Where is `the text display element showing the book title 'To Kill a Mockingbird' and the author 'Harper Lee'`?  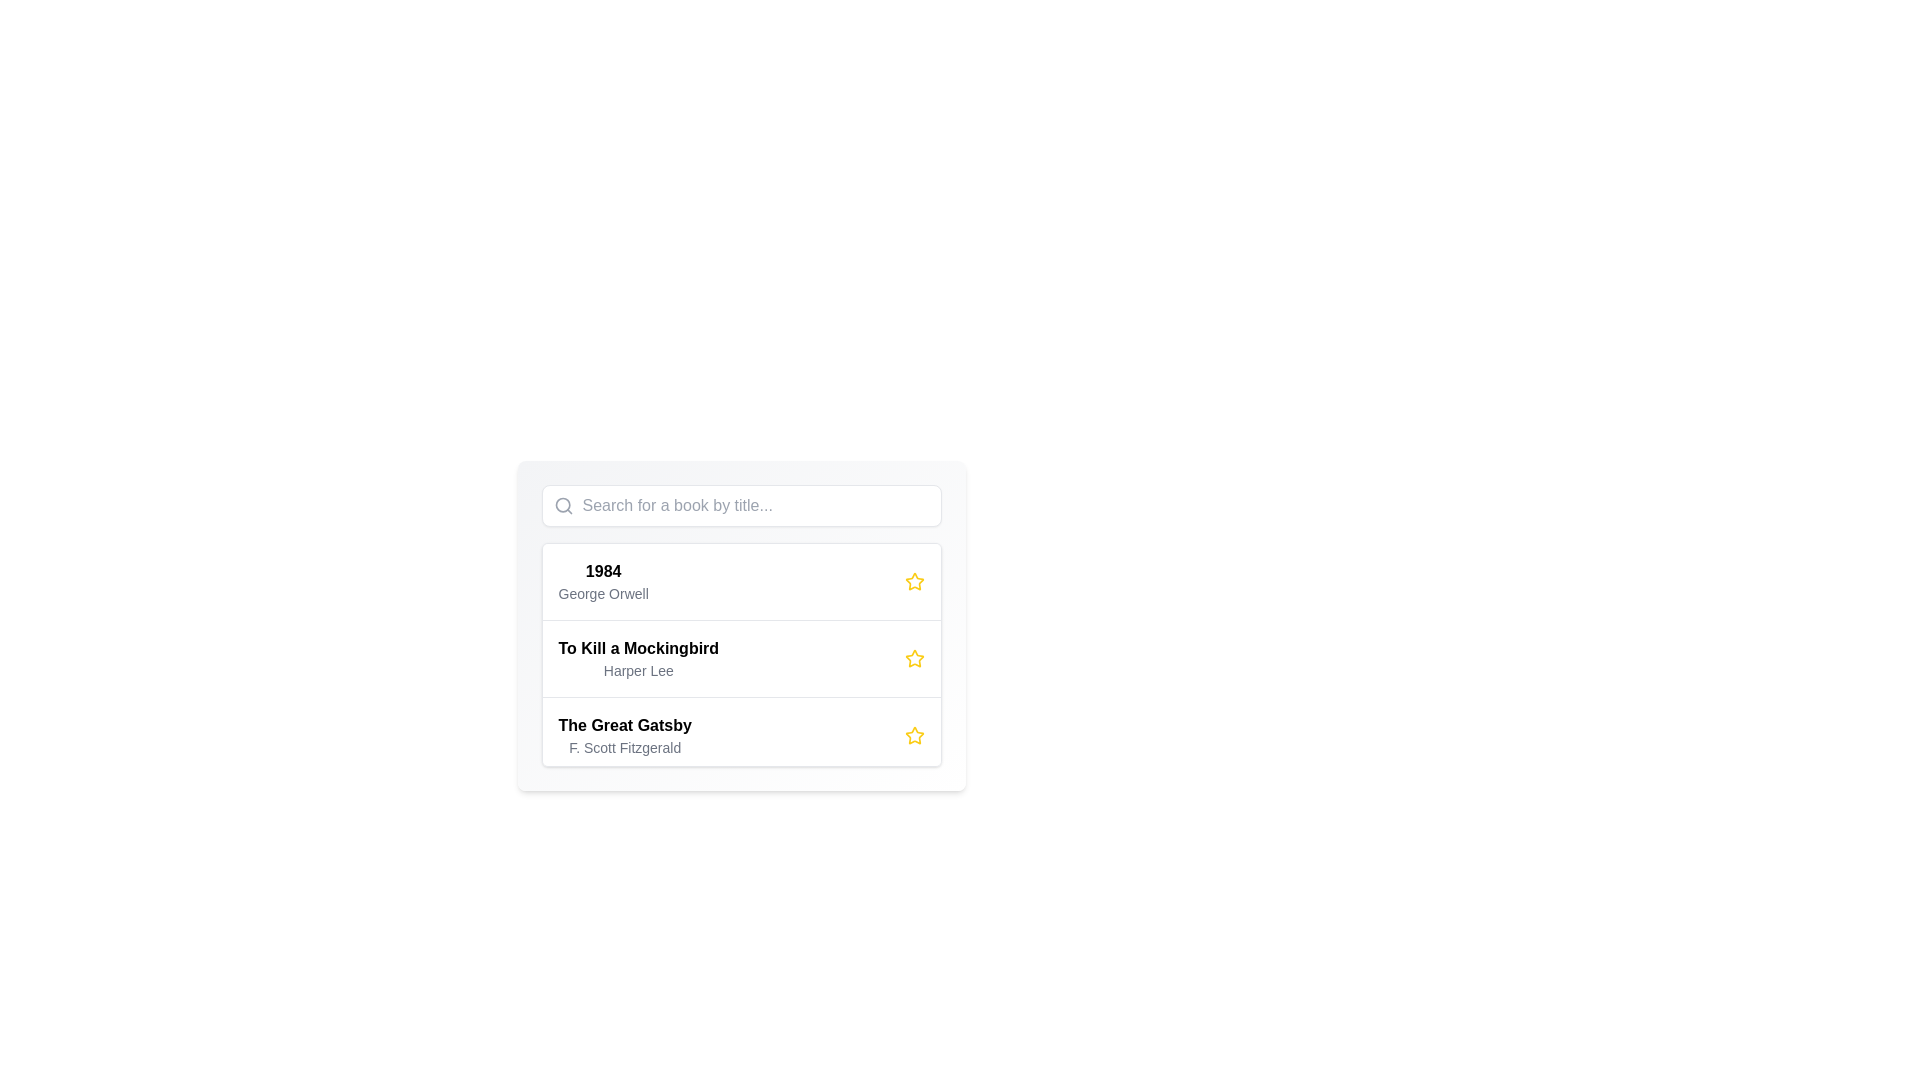 the text display element showing the book title 'To Kill a Mockingbird' and the author 'Harper Lee' is located at coordinates (637, 659).